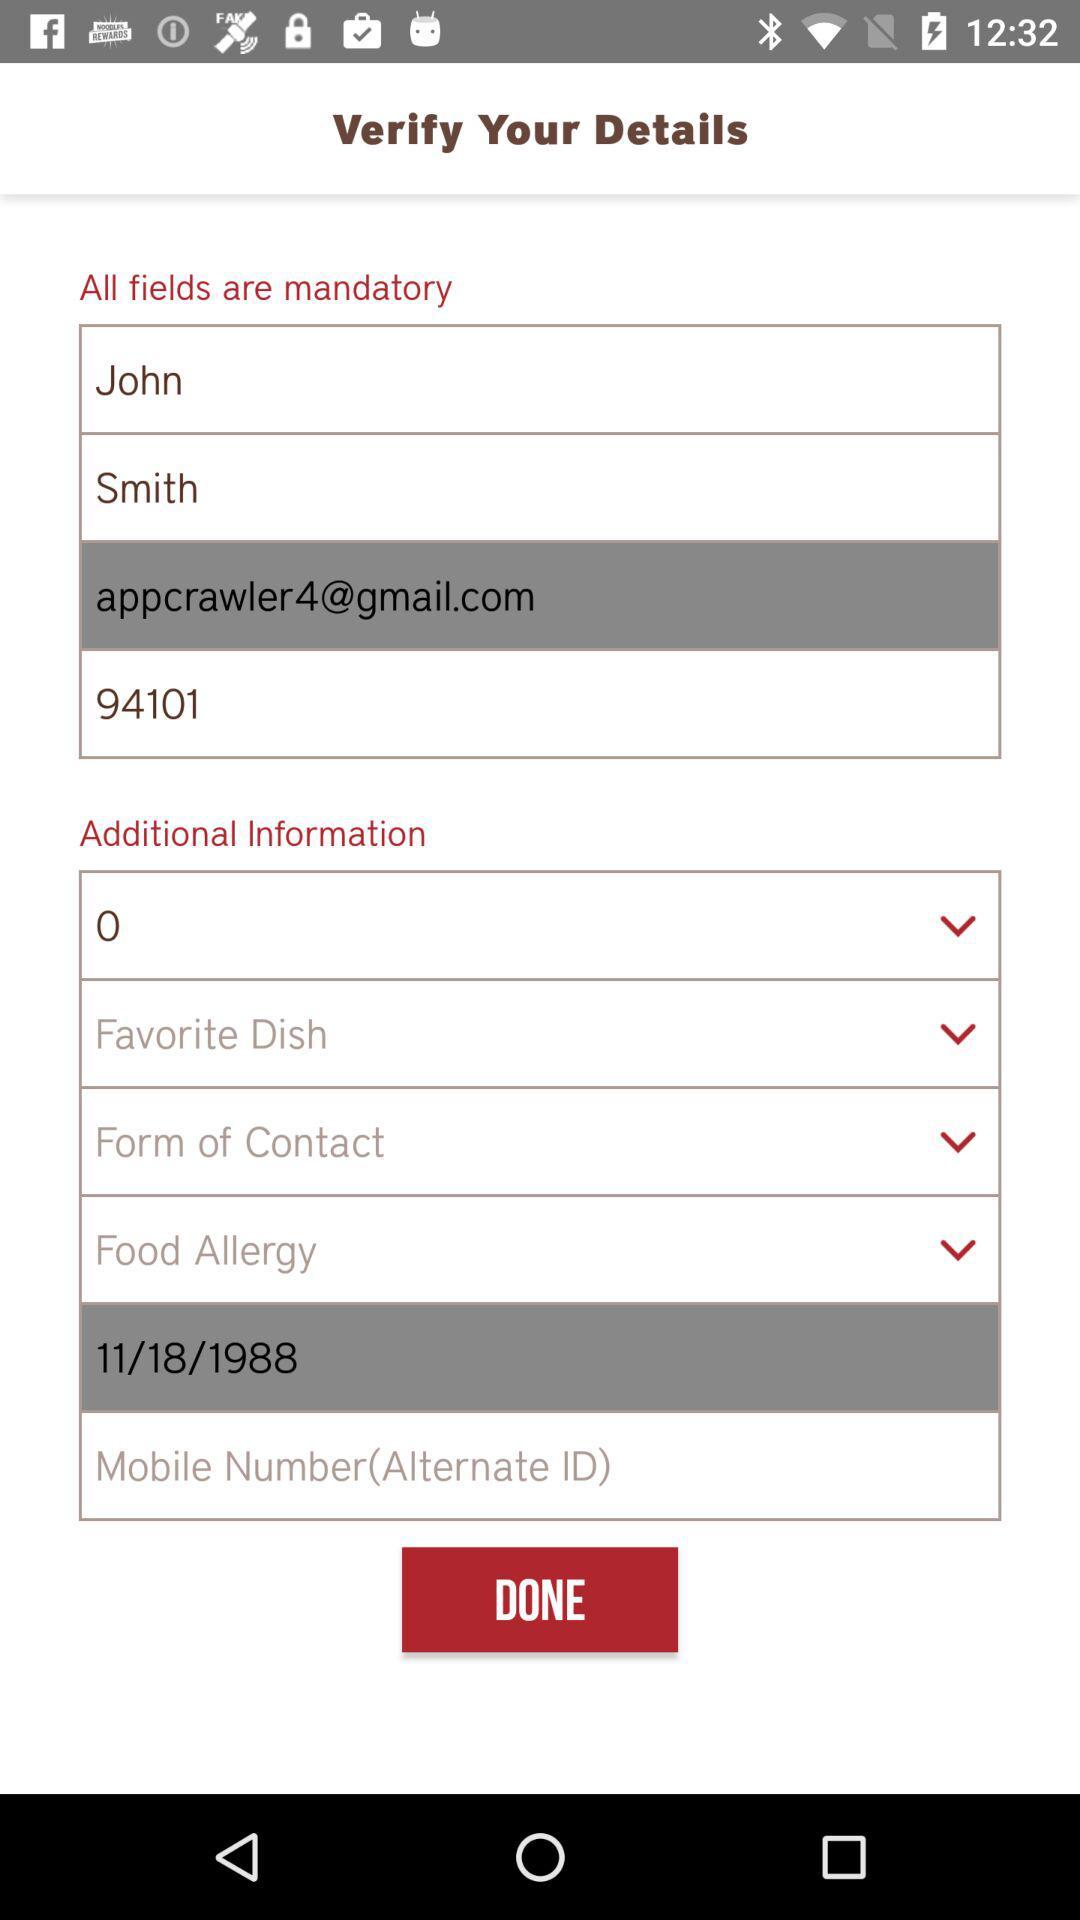 The height and width of the screenshot is (1920, 1080). What do you see at coordinates (540, 703) in the screenshot?
I see `the item above additional information icon` at bounding box center [540, 703].